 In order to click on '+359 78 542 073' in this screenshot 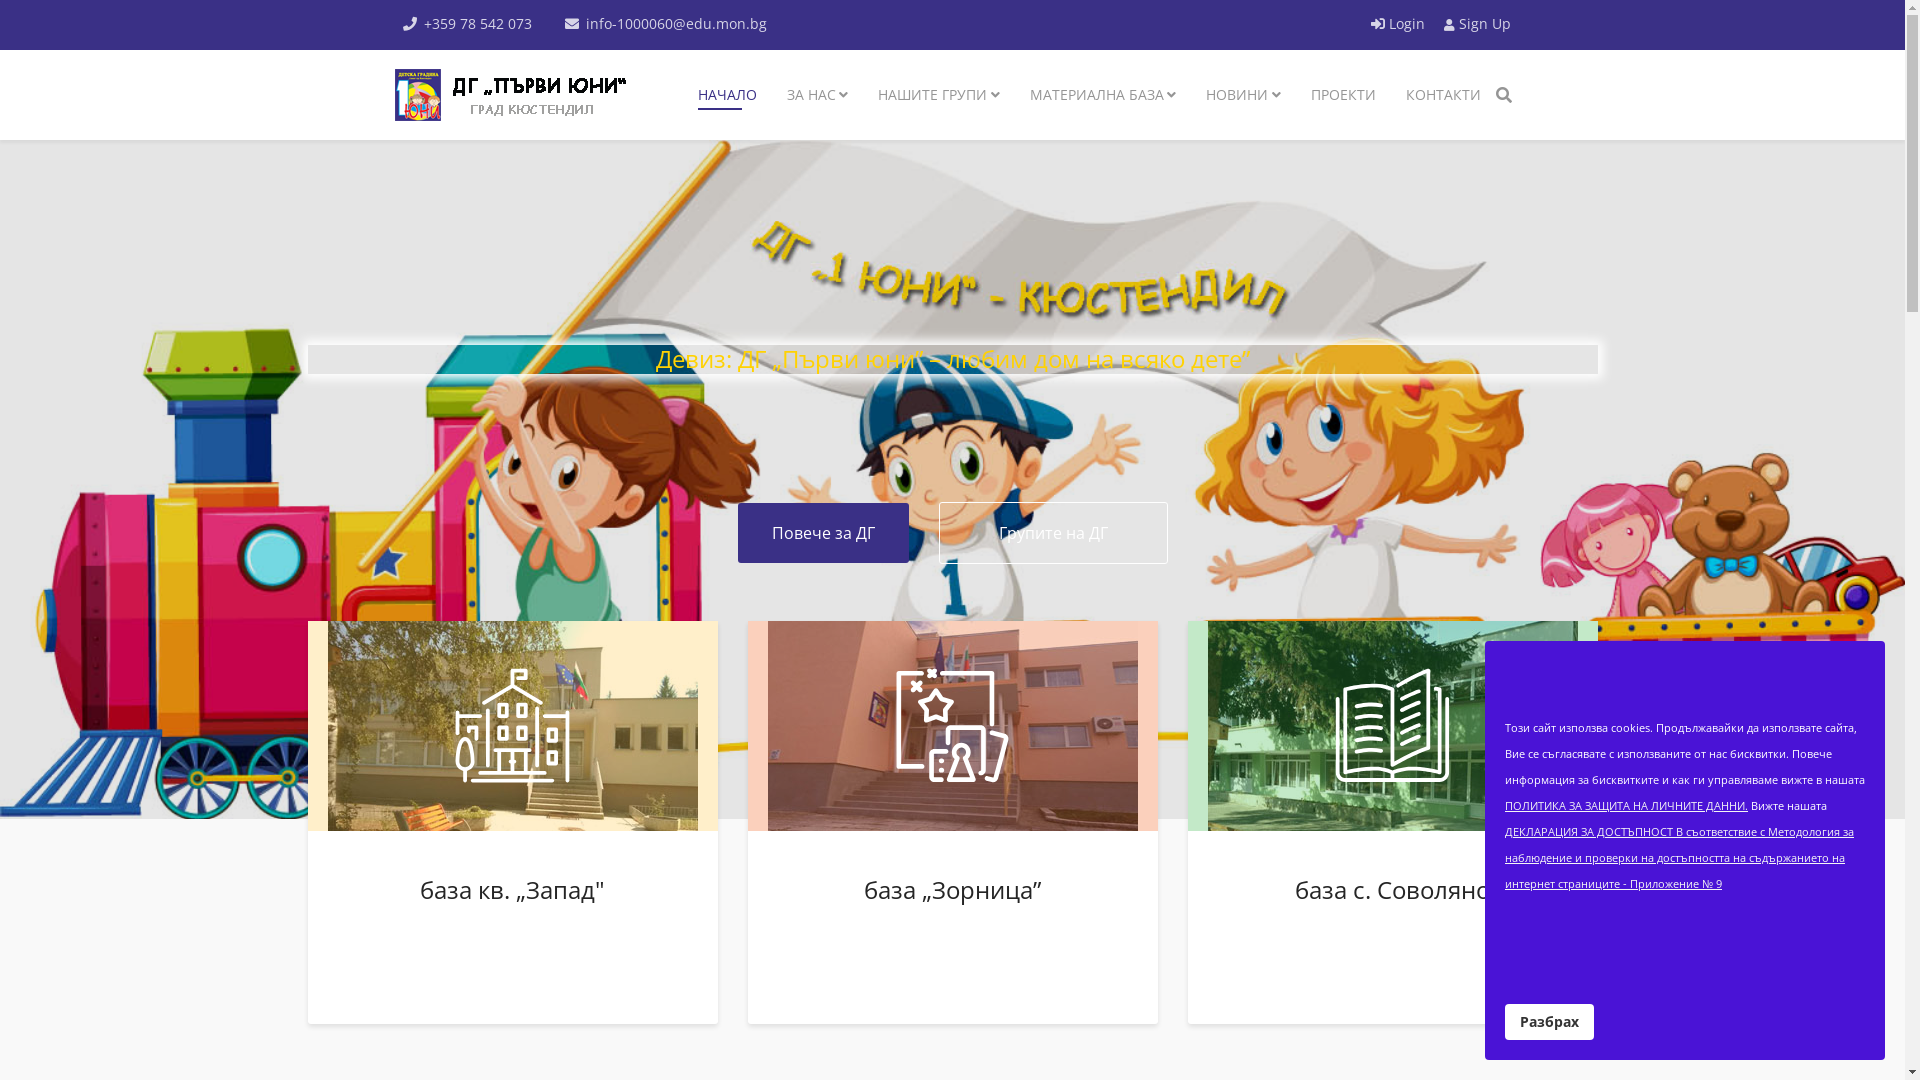, I will do `click(477, 23)`.